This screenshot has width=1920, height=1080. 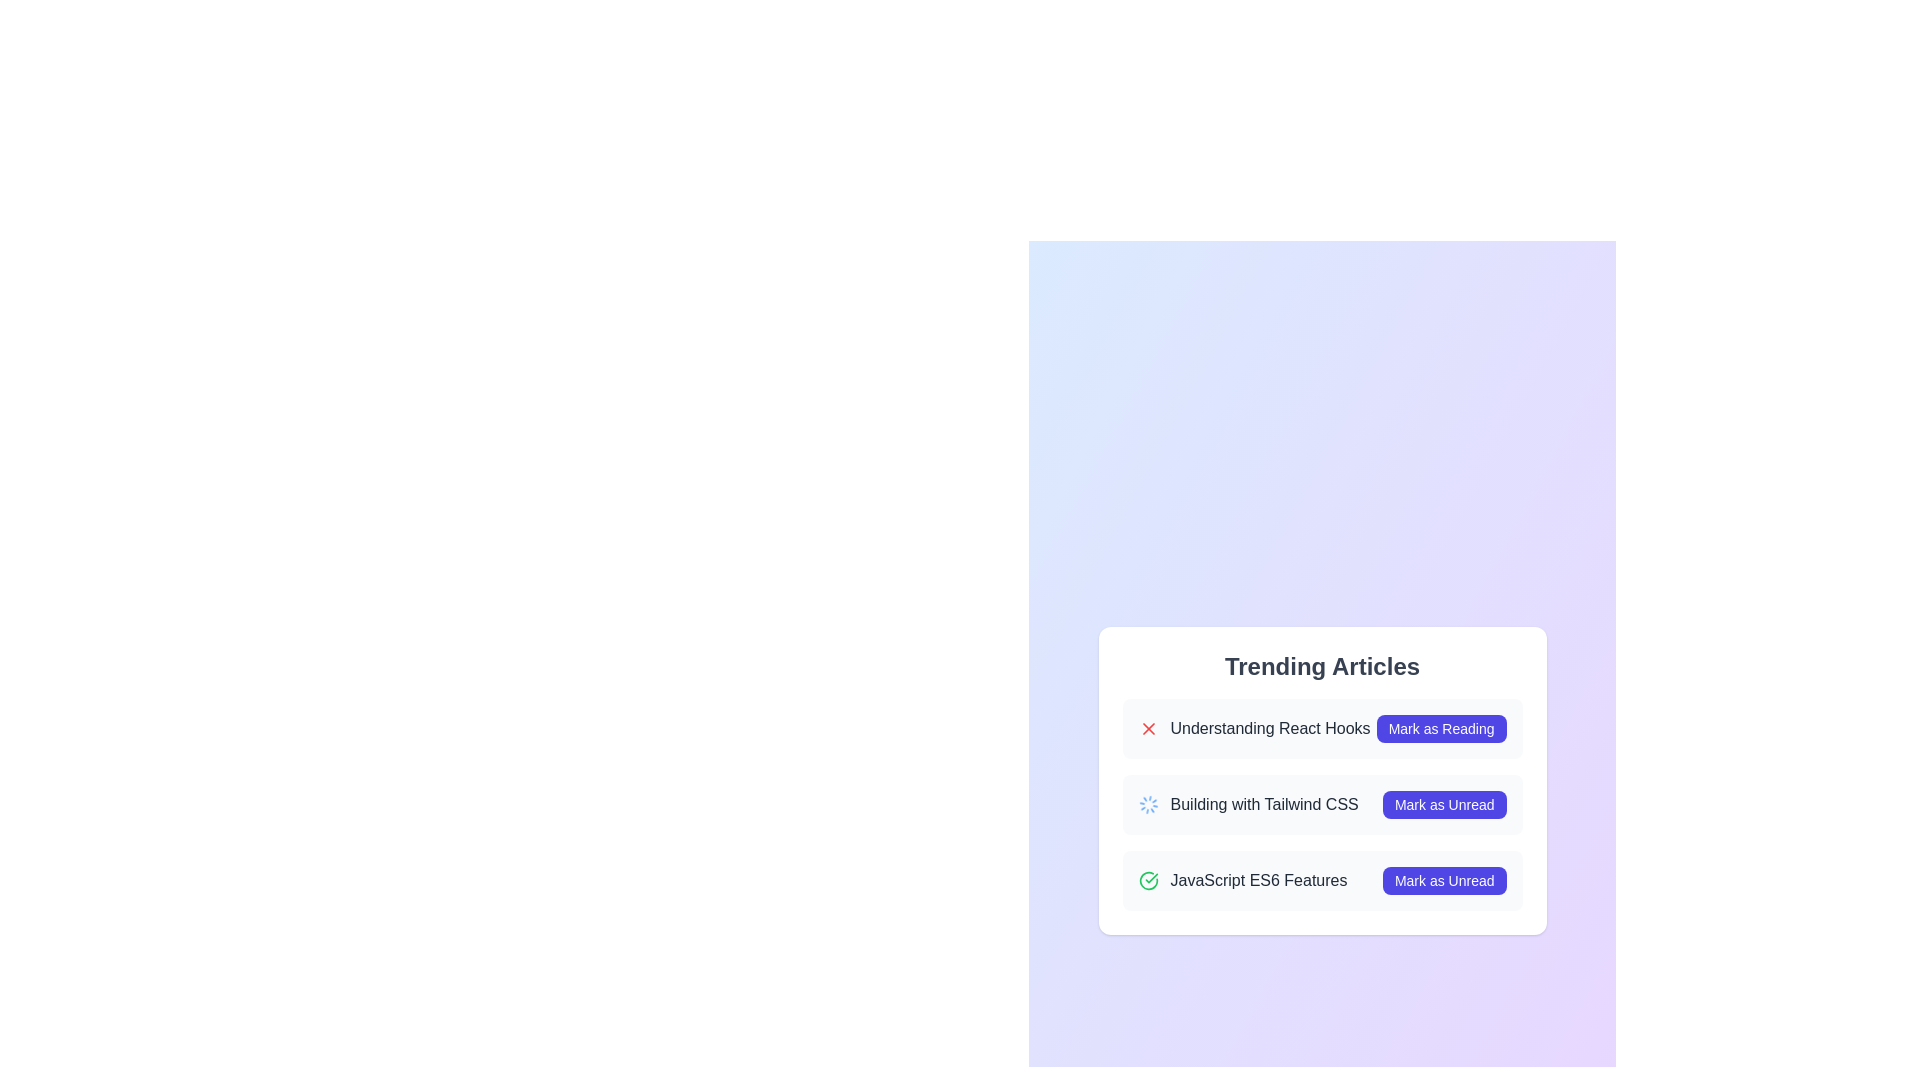 I want to click on the text label reading 'Understanding React Hooks', which is centrally placed within the 'Trending Articles' section and is the first article title in the list, so click(x=1269, y=729).